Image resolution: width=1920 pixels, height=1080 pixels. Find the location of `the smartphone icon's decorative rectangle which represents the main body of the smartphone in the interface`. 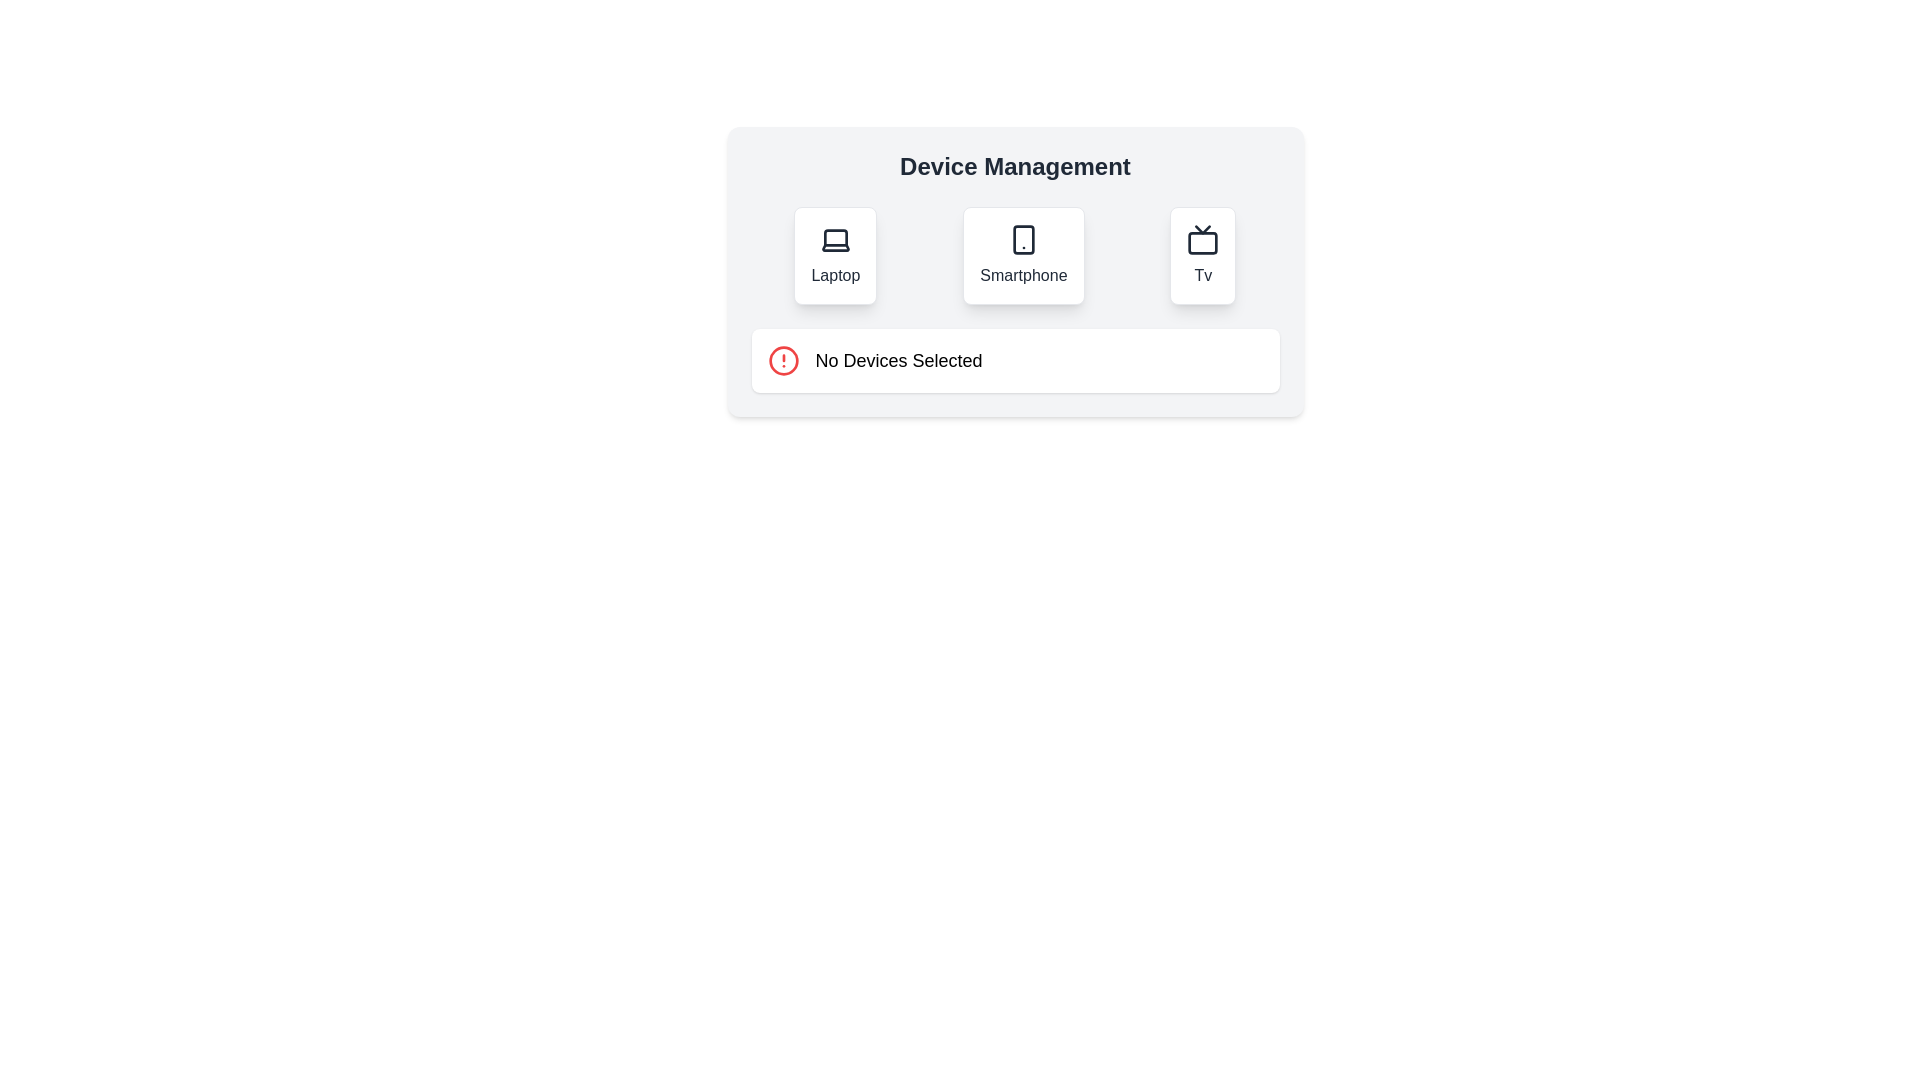

the smartphone icon's decorative rectangle which represents the main body of the smartphone in the interface is located at coordinates (1023, 238).